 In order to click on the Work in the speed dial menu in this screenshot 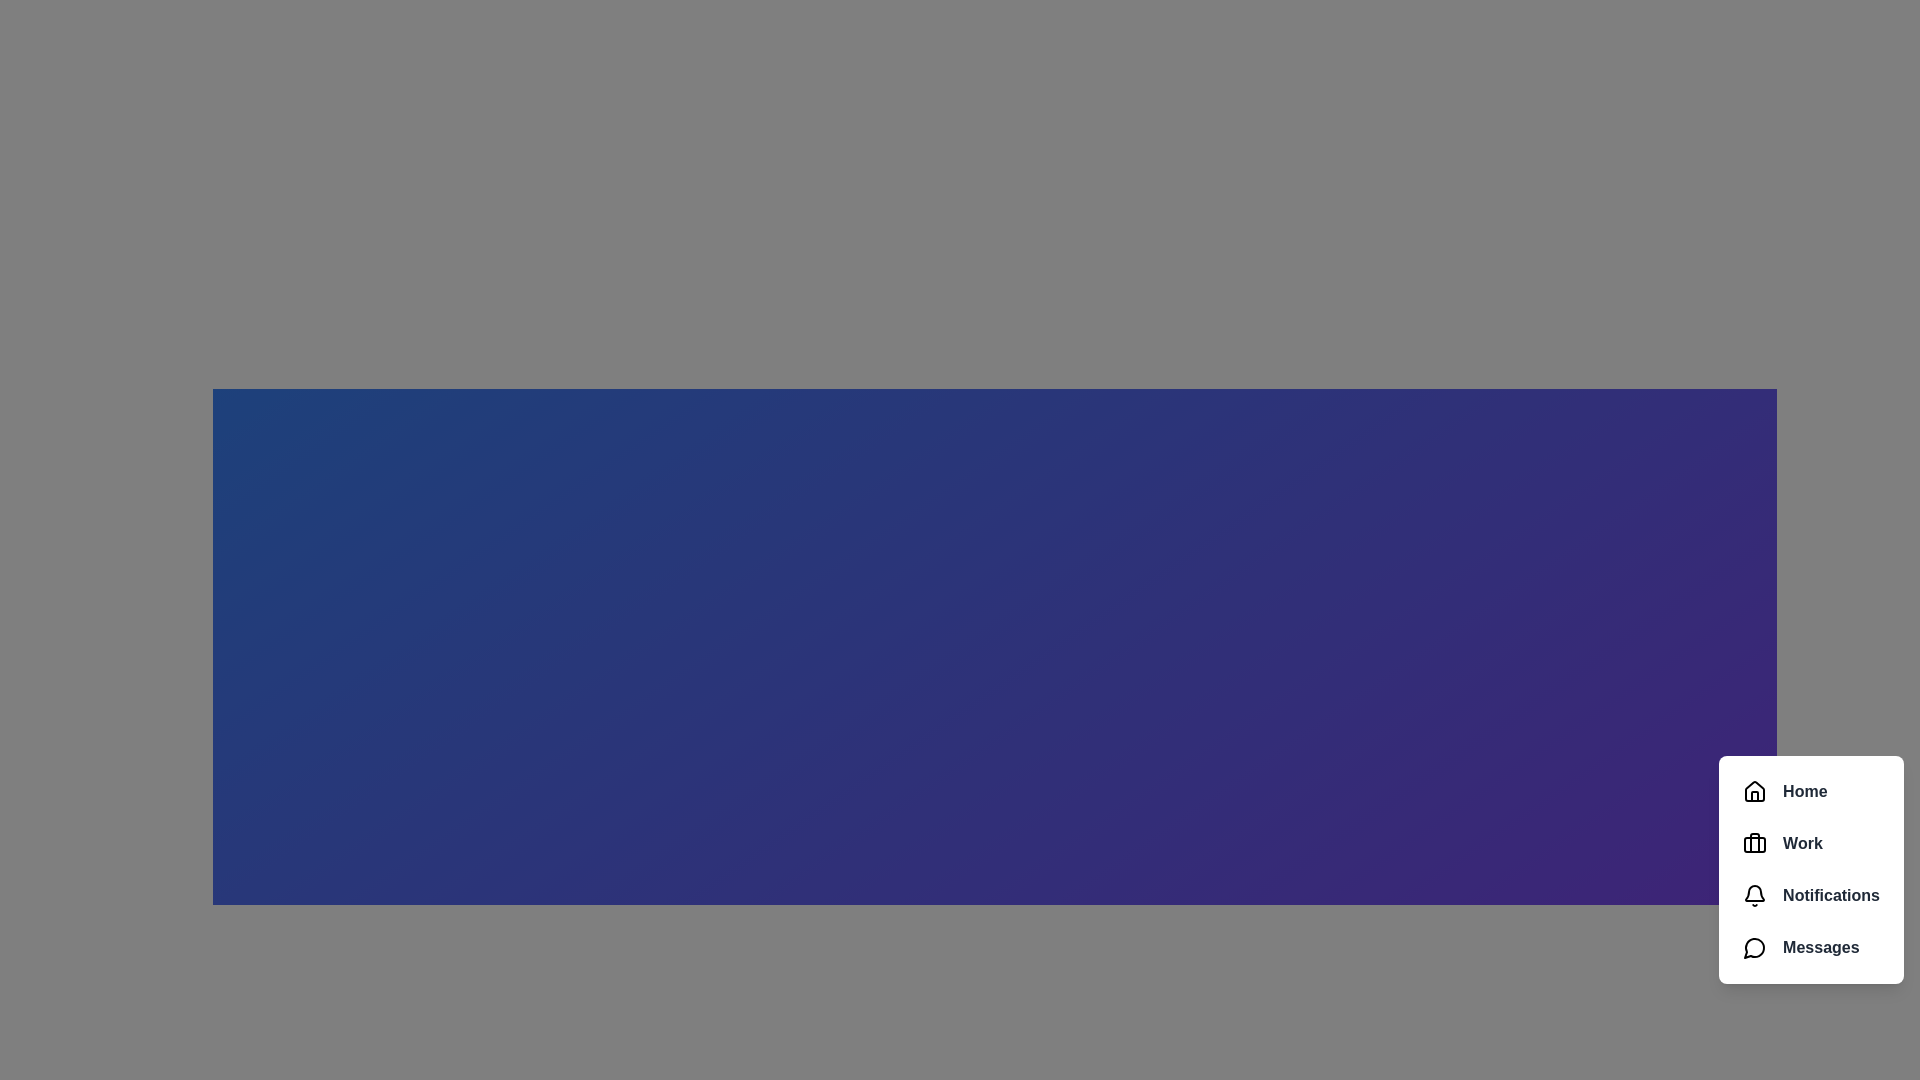, I will do `click(1811, 844)`.